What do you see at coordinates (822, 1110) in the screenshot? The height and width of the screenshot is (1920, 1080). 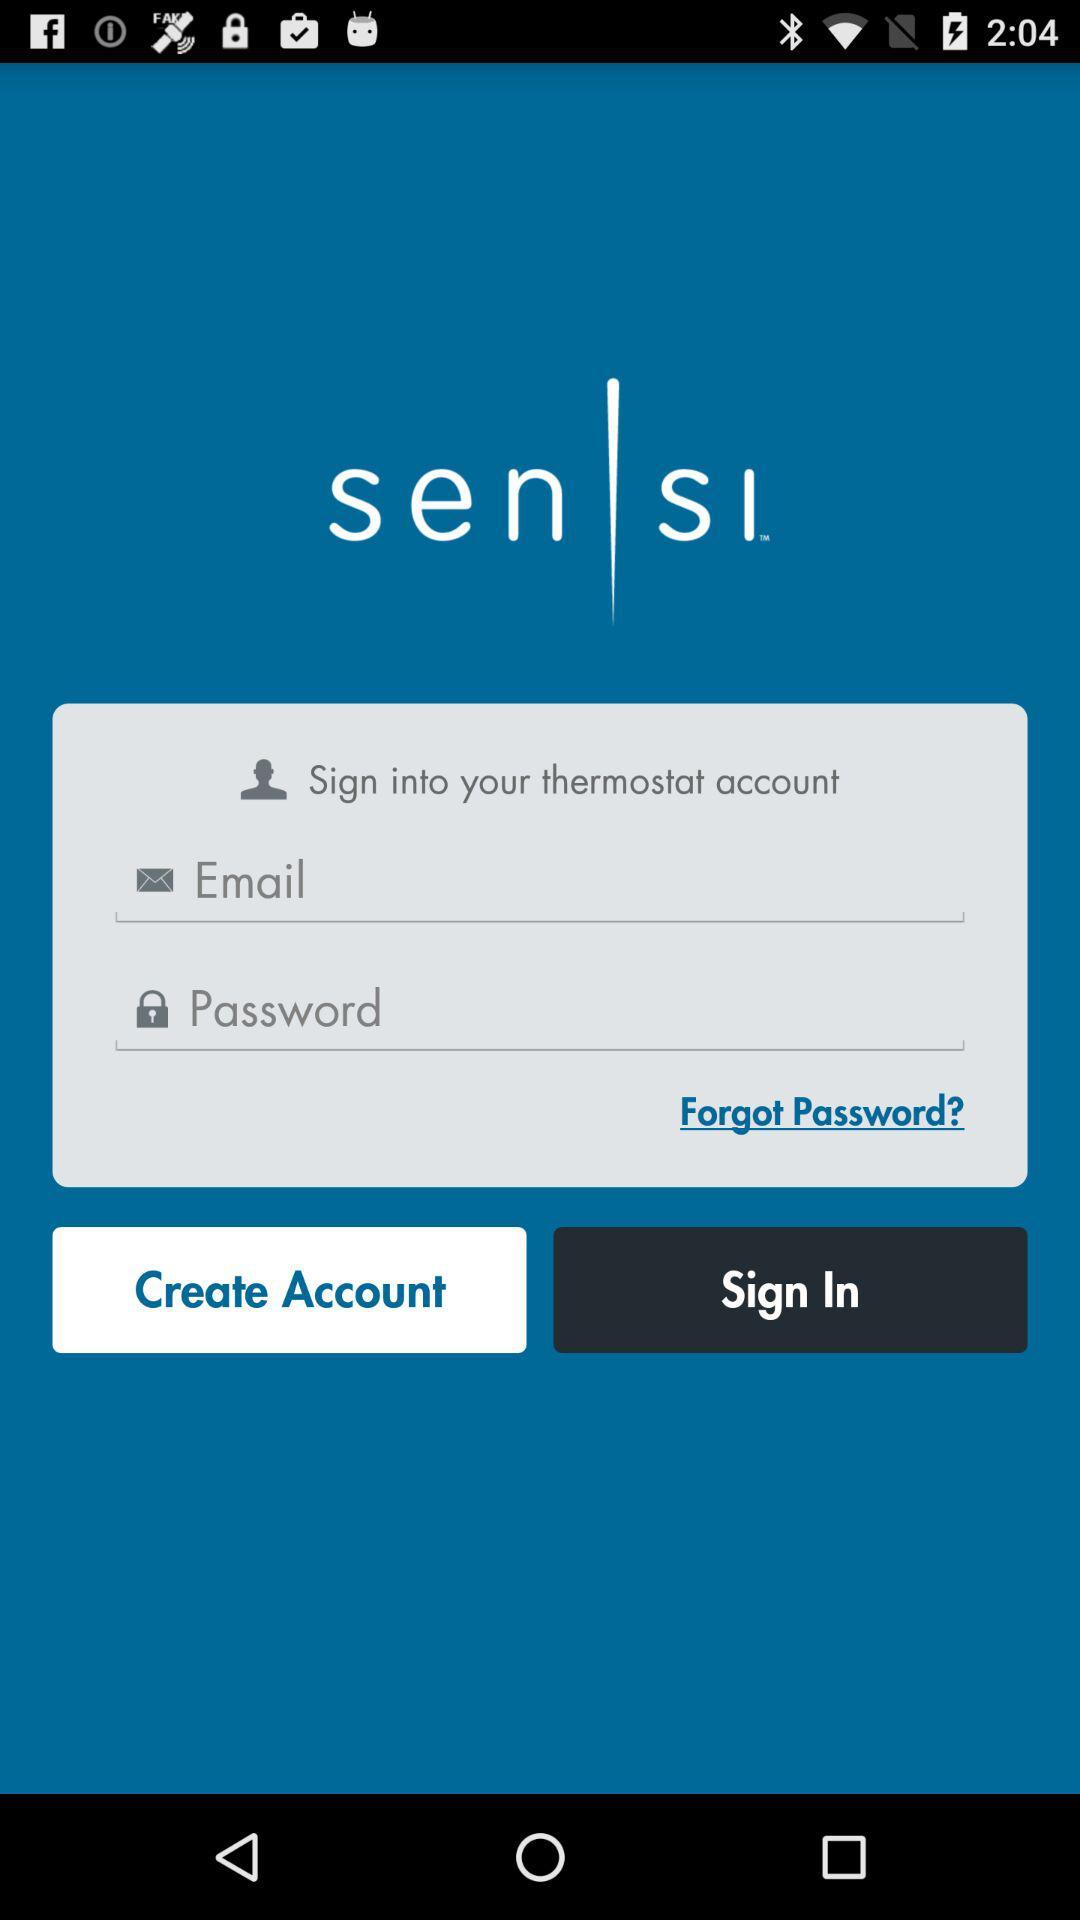 I see `icon on the right` at bounding box center [822, 1110].